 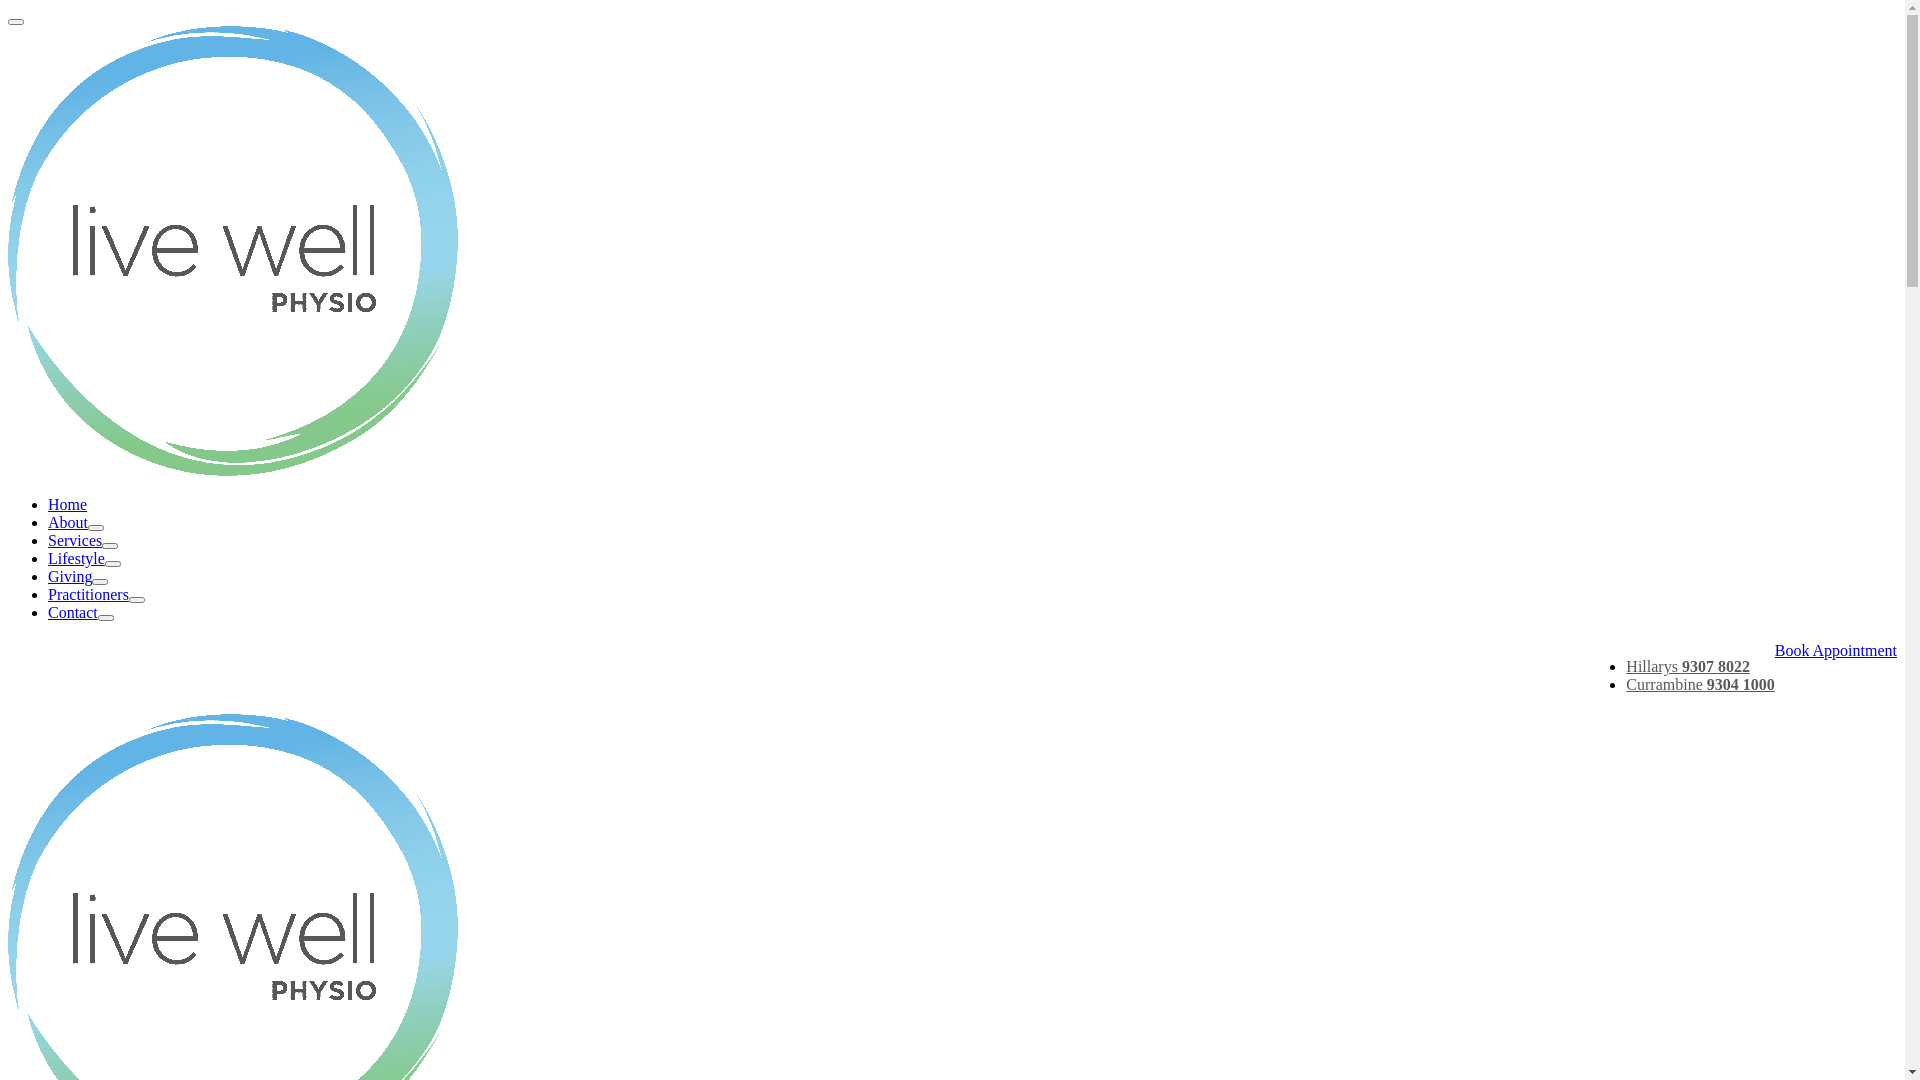 What do you see at coordinates (81, 540) in the screenshot?
I see `'Services'` at bounding box center [81, 540].